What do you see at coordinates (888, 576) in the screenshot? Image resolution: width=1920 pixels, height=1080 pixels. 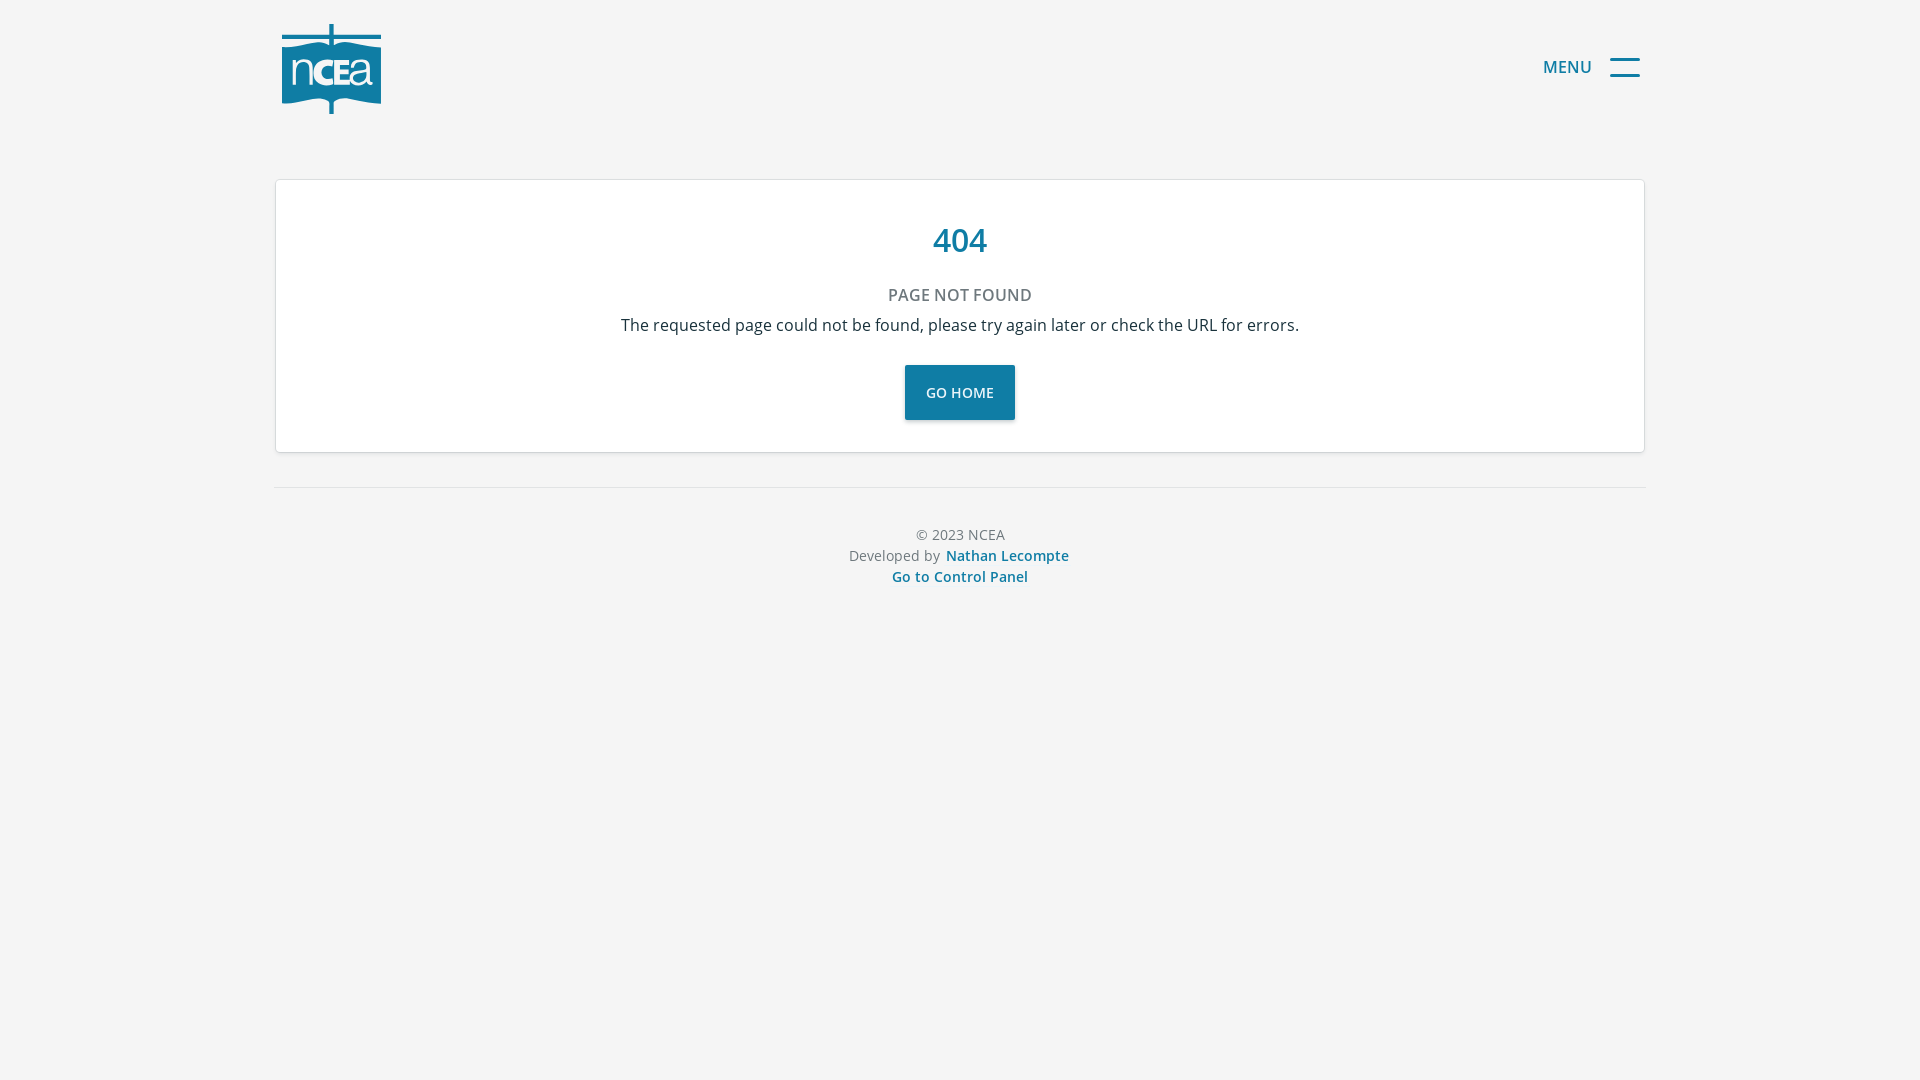 I see `'Go to Control Panel'` at bounding box center [888, 576].